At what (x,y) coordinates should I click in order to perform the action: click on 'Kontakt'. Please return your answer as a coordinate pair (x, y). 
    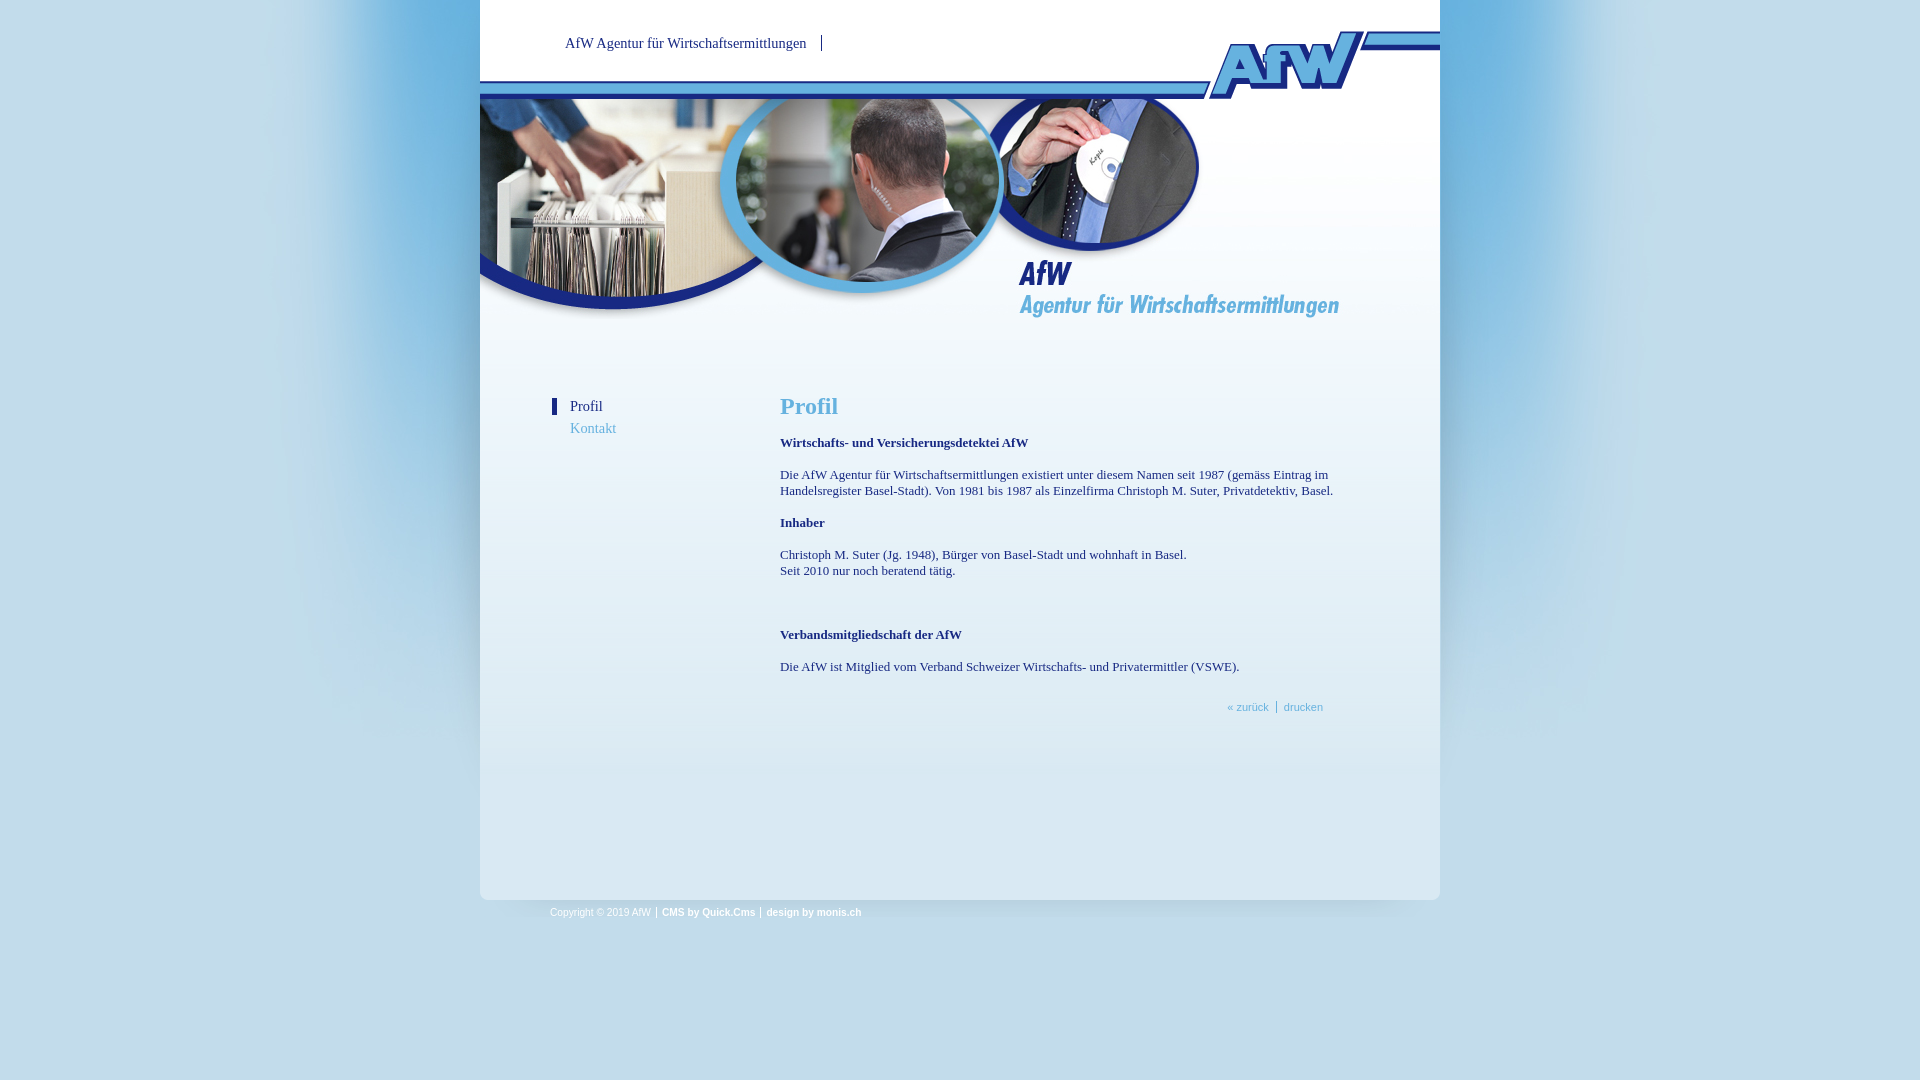
    Looking at the image, I should click on (552, 427).